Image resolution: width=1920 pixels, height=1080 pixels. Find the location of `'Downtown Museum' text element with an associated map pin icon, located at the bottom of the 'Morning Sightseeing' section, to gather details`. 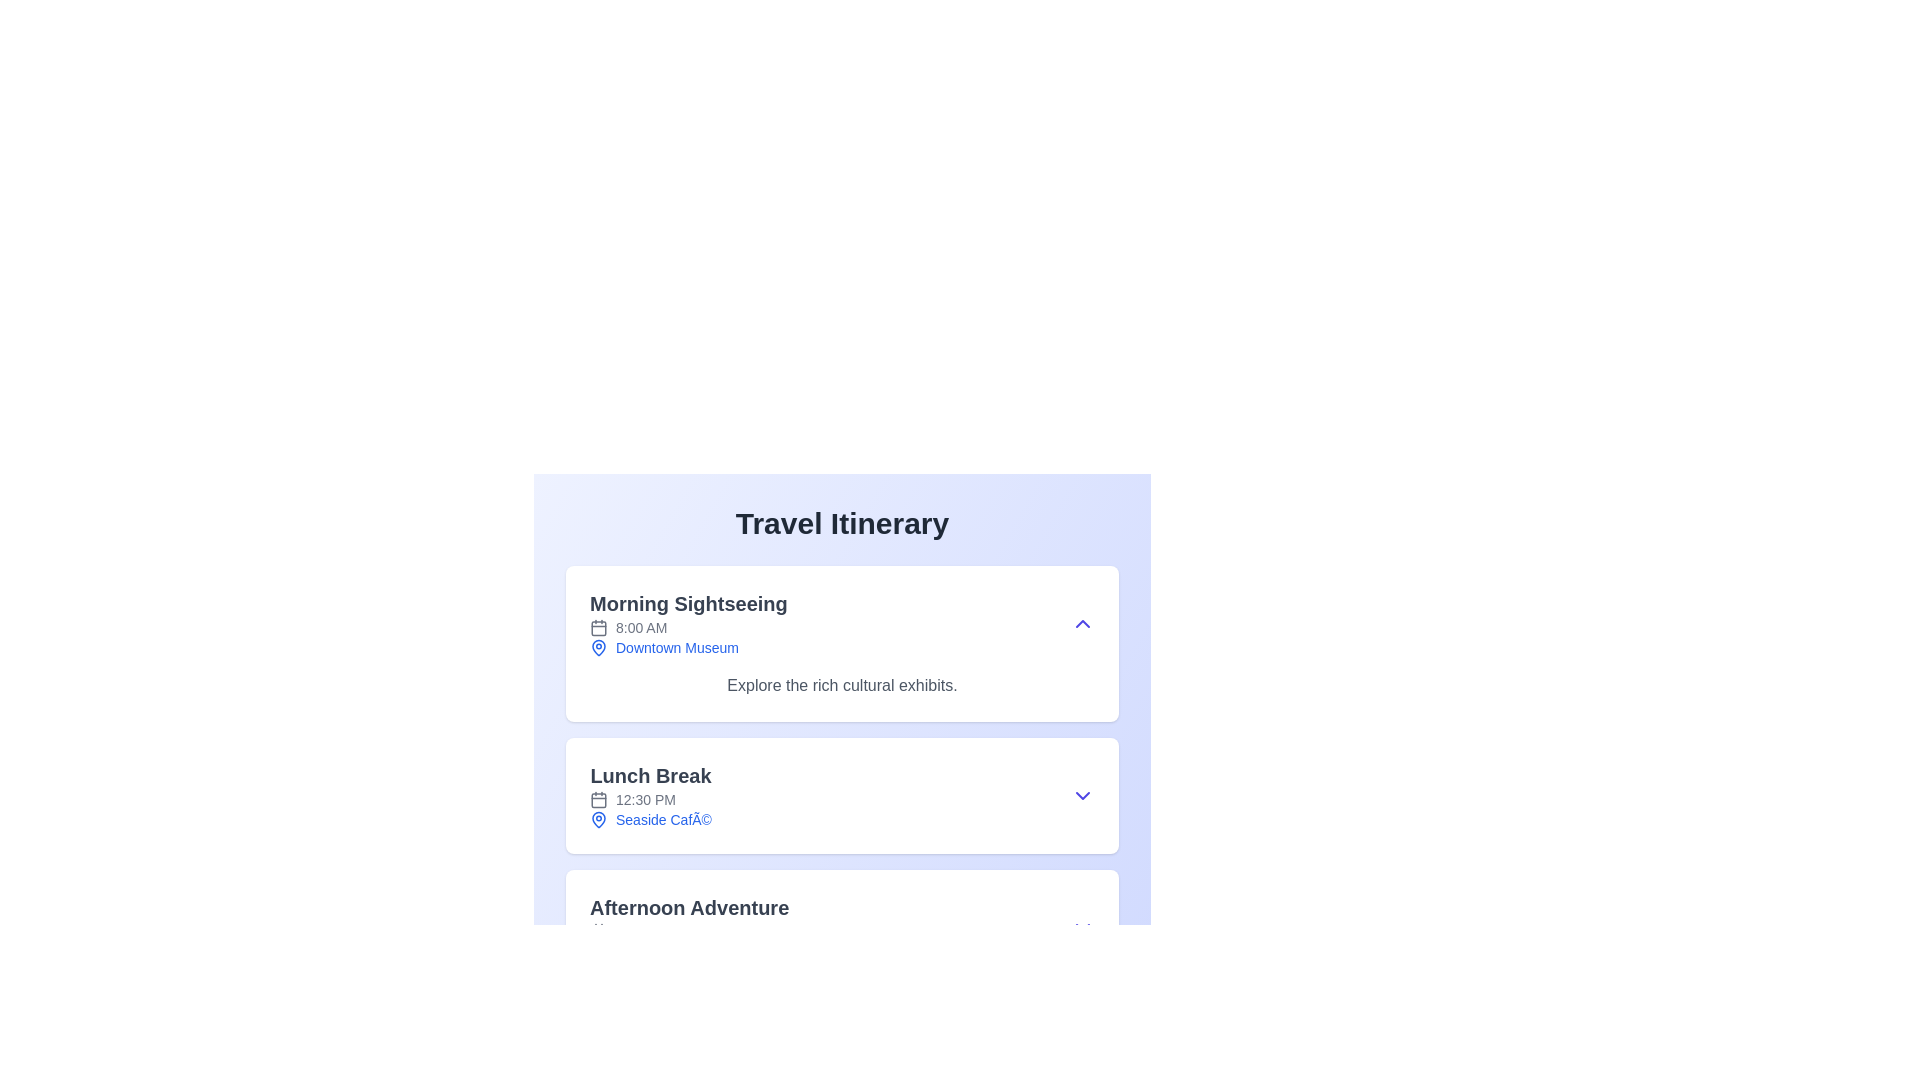

'Downtown Museum' text element with an associated map pin icon, located at the bottom of the 'Morning Sightseeing' section, to gather details is located at coordinates (688, 648).